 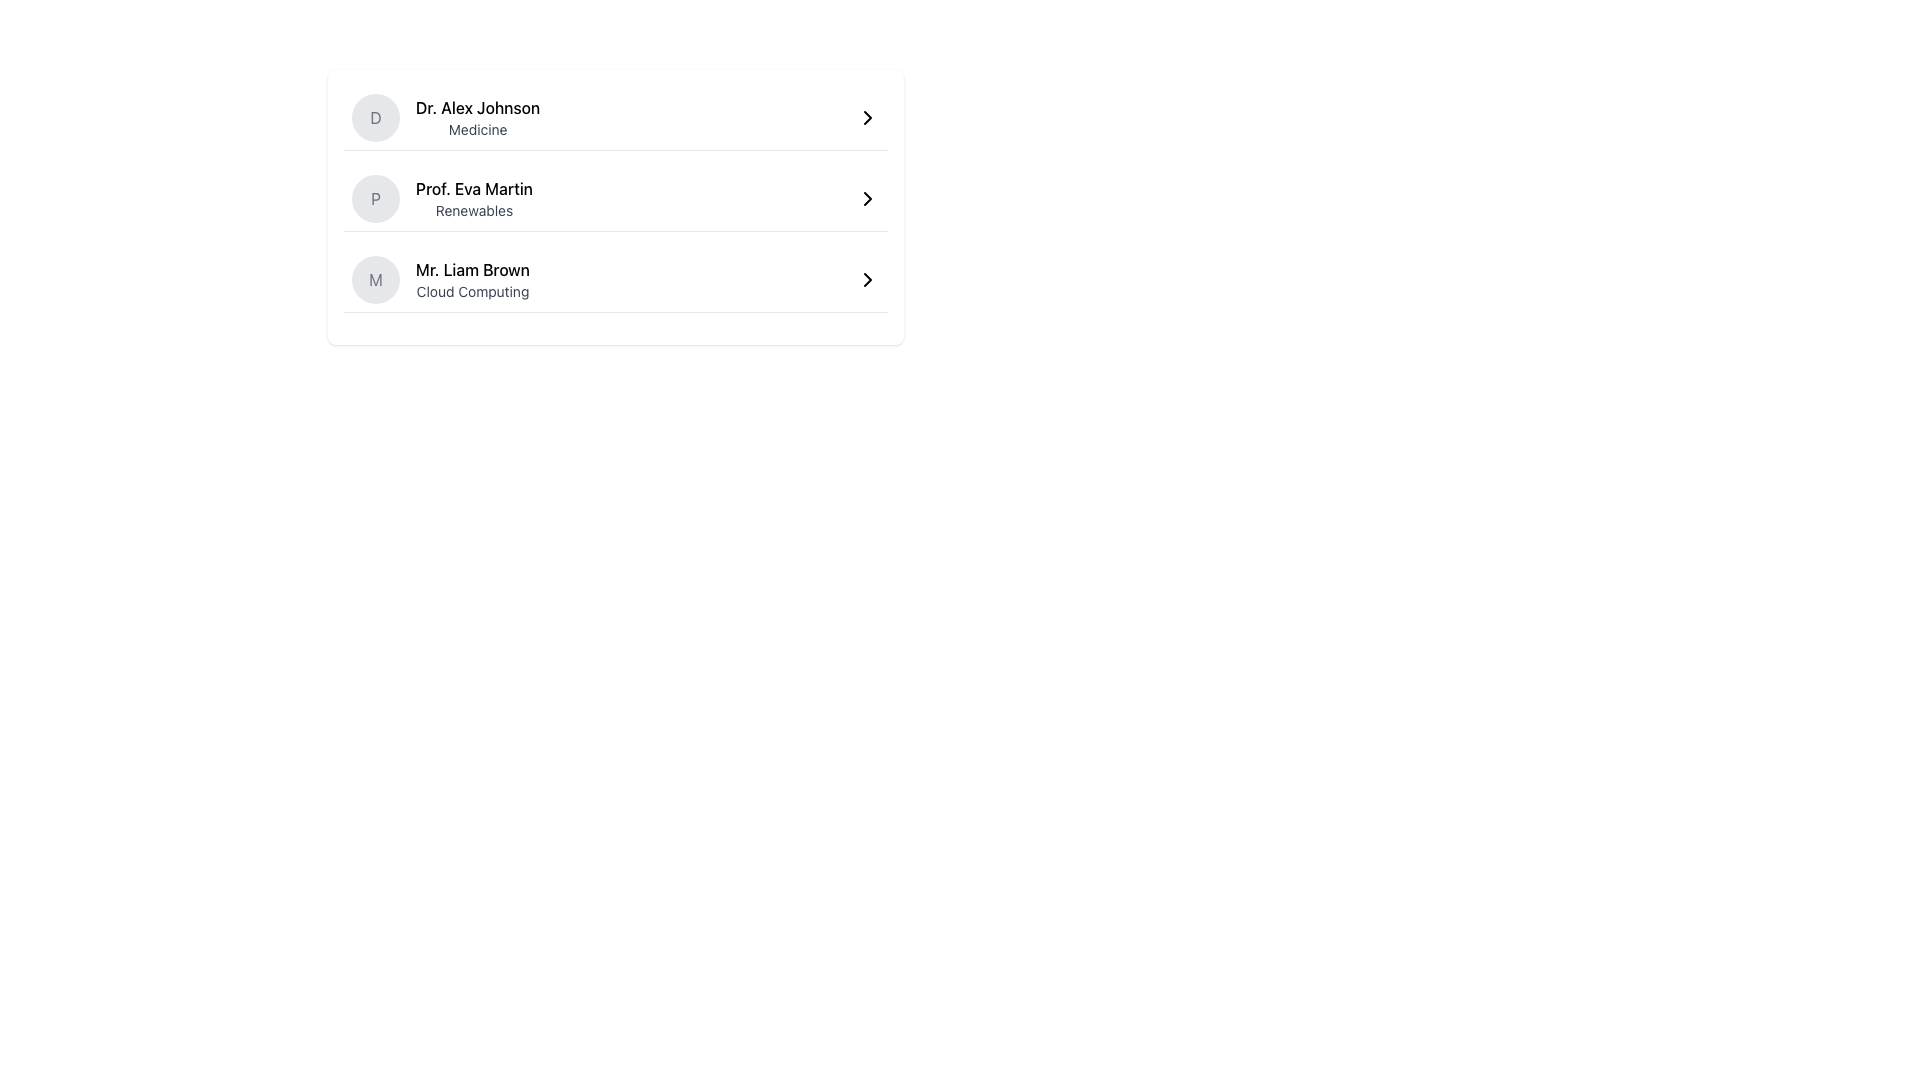 I want to click on the text label that serves as a subtitle for the profile 'Prof. Eva Martin', which indicates the category 'Renewables', so click(x=473, y=211).